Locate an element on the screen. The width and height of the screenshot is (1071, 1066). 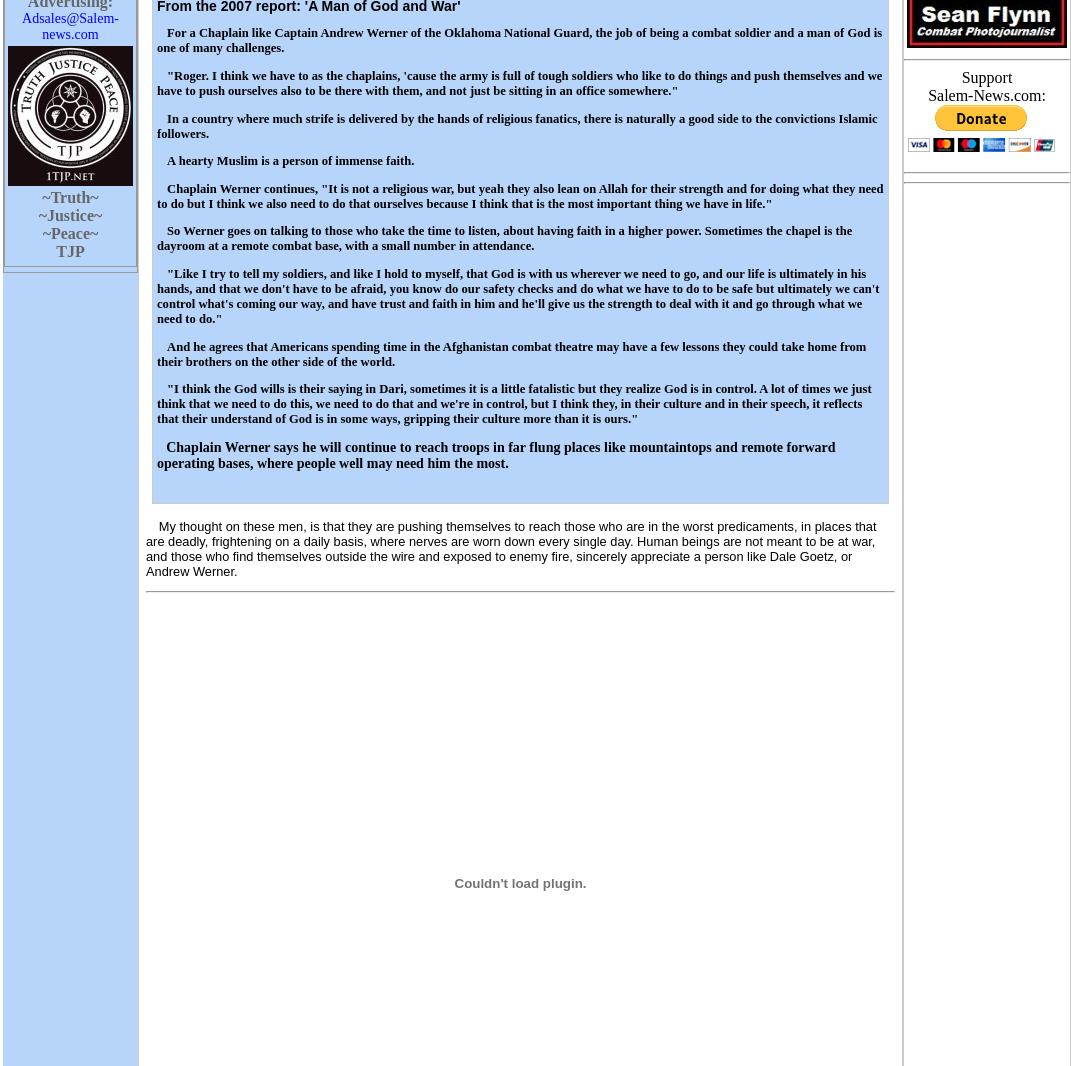
'Salem-News.com:' is located at coordinates (985, 94).